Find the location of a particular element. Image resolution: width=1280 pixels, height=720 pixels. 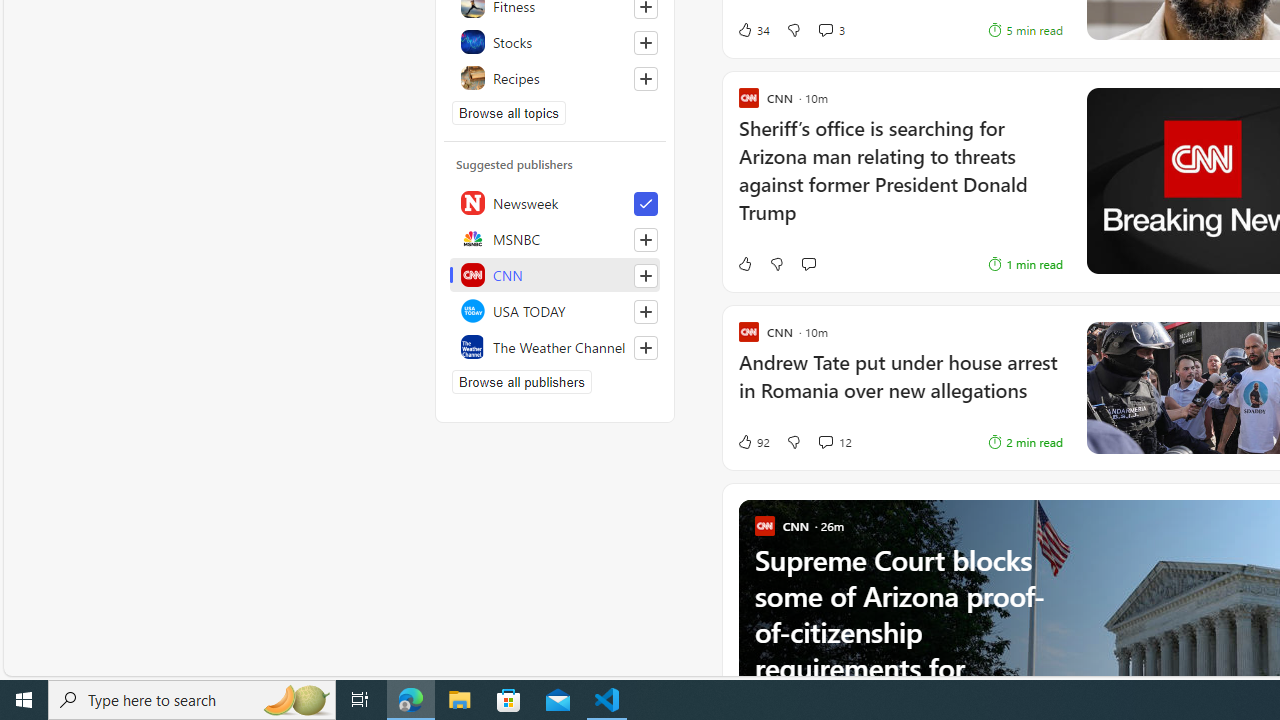

'Follow this source' is located at coordinates (645, 347).